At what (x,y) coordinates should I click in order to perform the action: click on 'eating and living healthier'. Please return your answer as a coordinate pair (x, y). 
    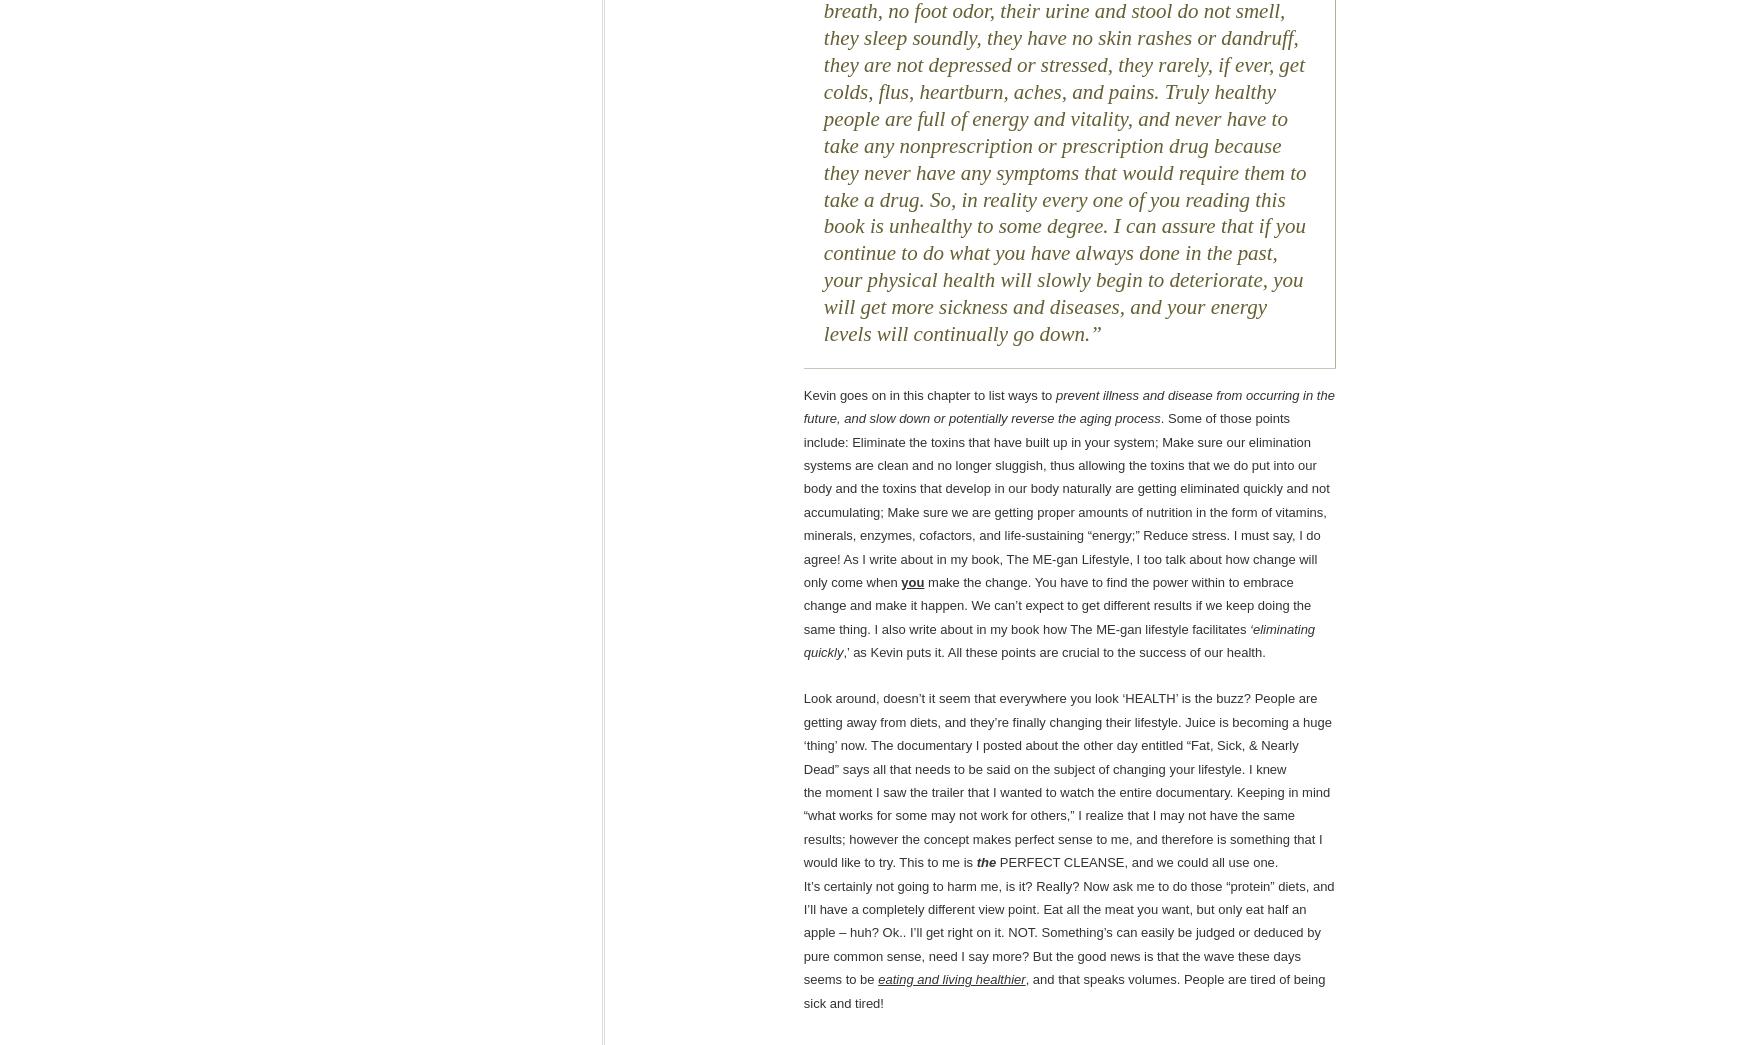
    Looking at the image, I should click on (950, 978).